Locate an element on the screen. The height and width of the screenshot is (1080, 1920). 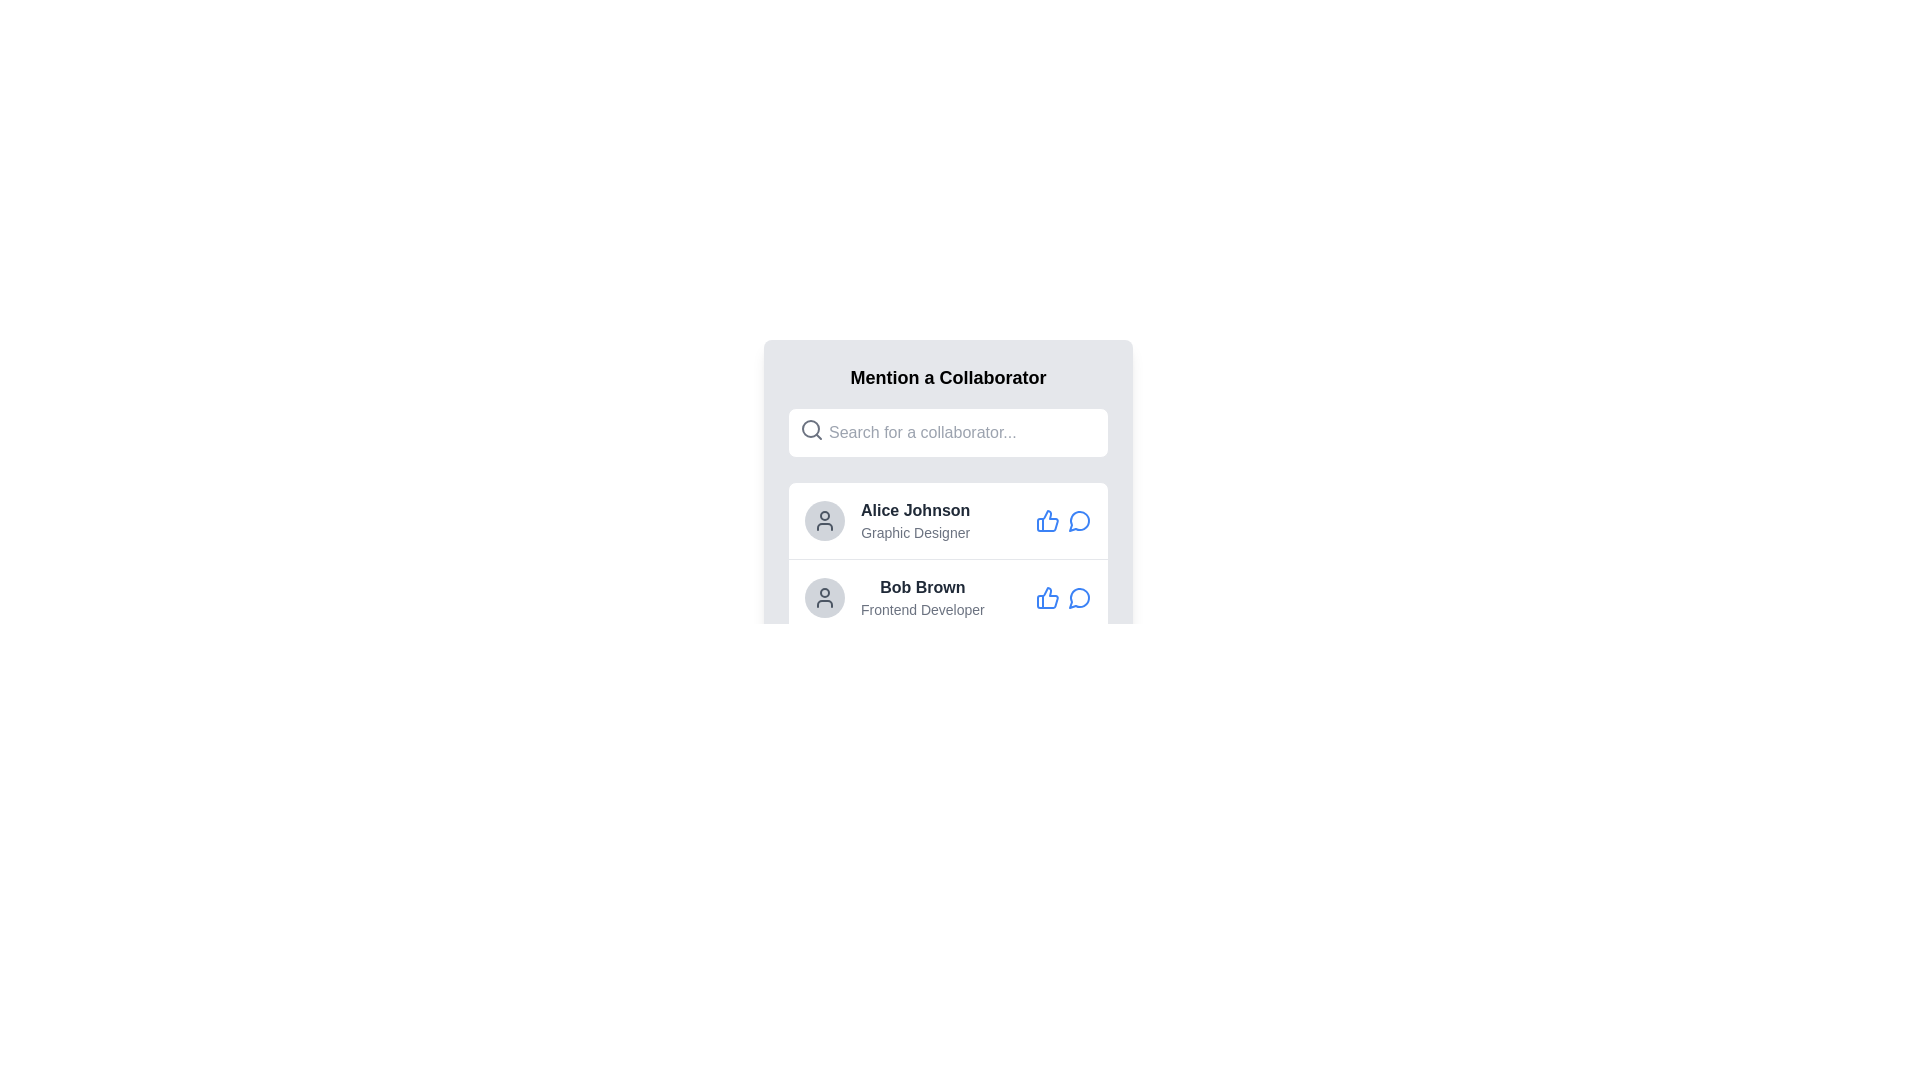
the text label representing the name of a collaborator is located at coordinates (914, 509).